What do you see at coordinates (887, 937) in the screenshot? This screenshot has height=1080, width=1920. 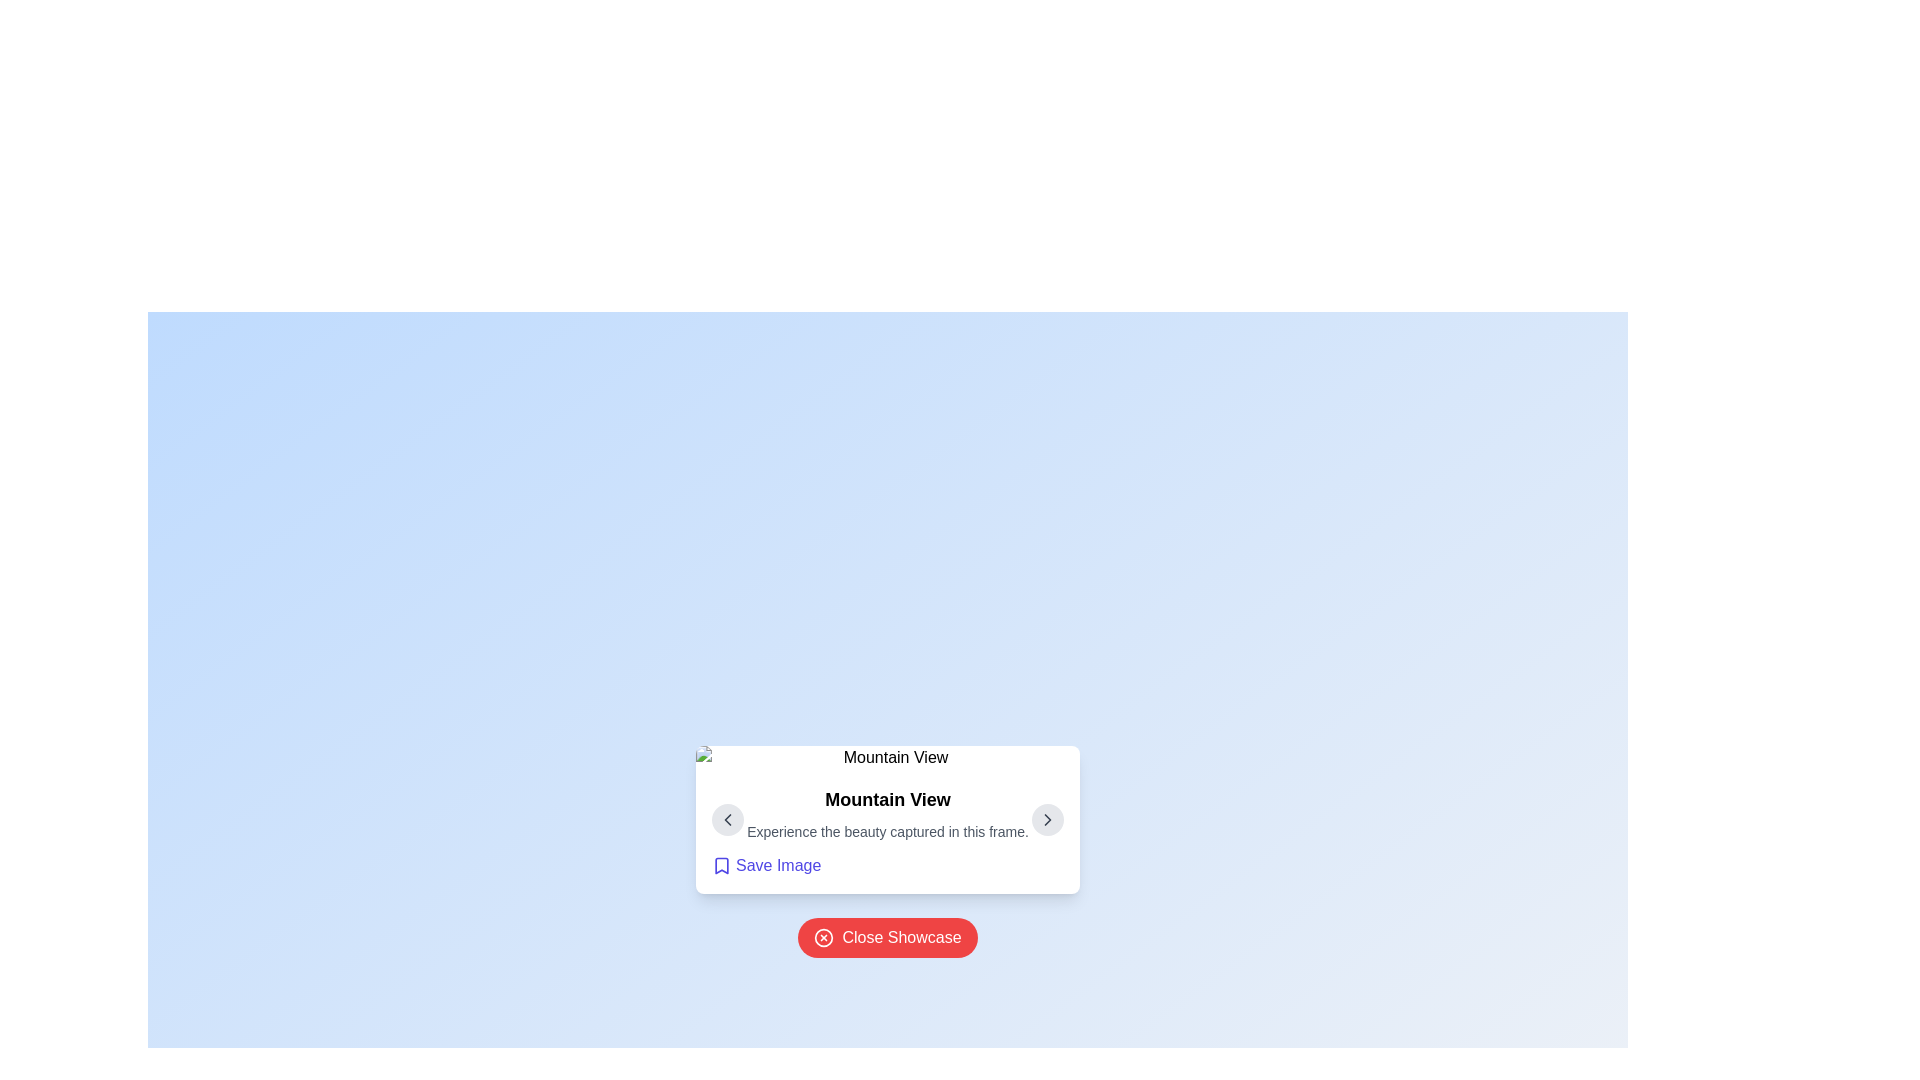 I see `the prominent red button labeled 'Close Showcase'` at bounding box center [887, 937].